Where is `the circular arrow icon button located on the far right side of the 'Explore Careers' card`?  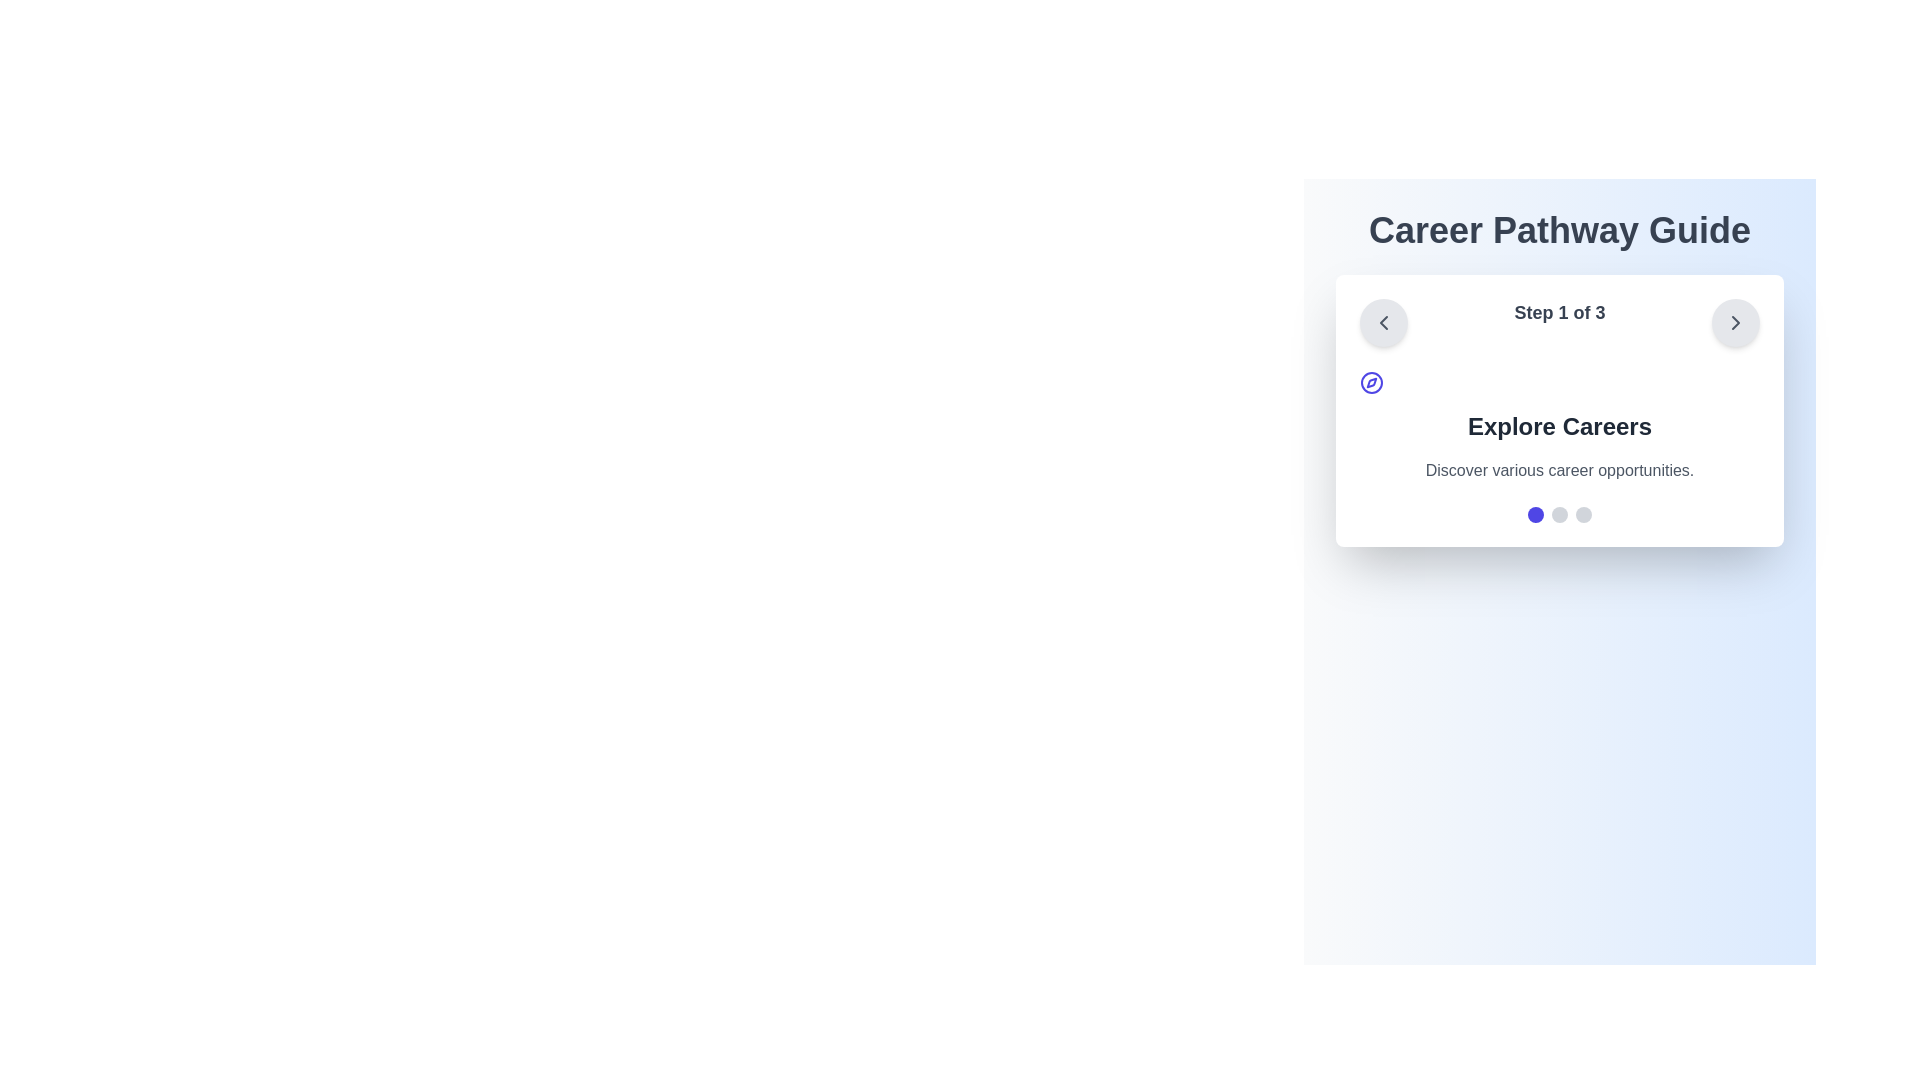
the circular arrow icon button located on the far right side of the 'Explore Careers' card is located at coordinates (1735, 322).